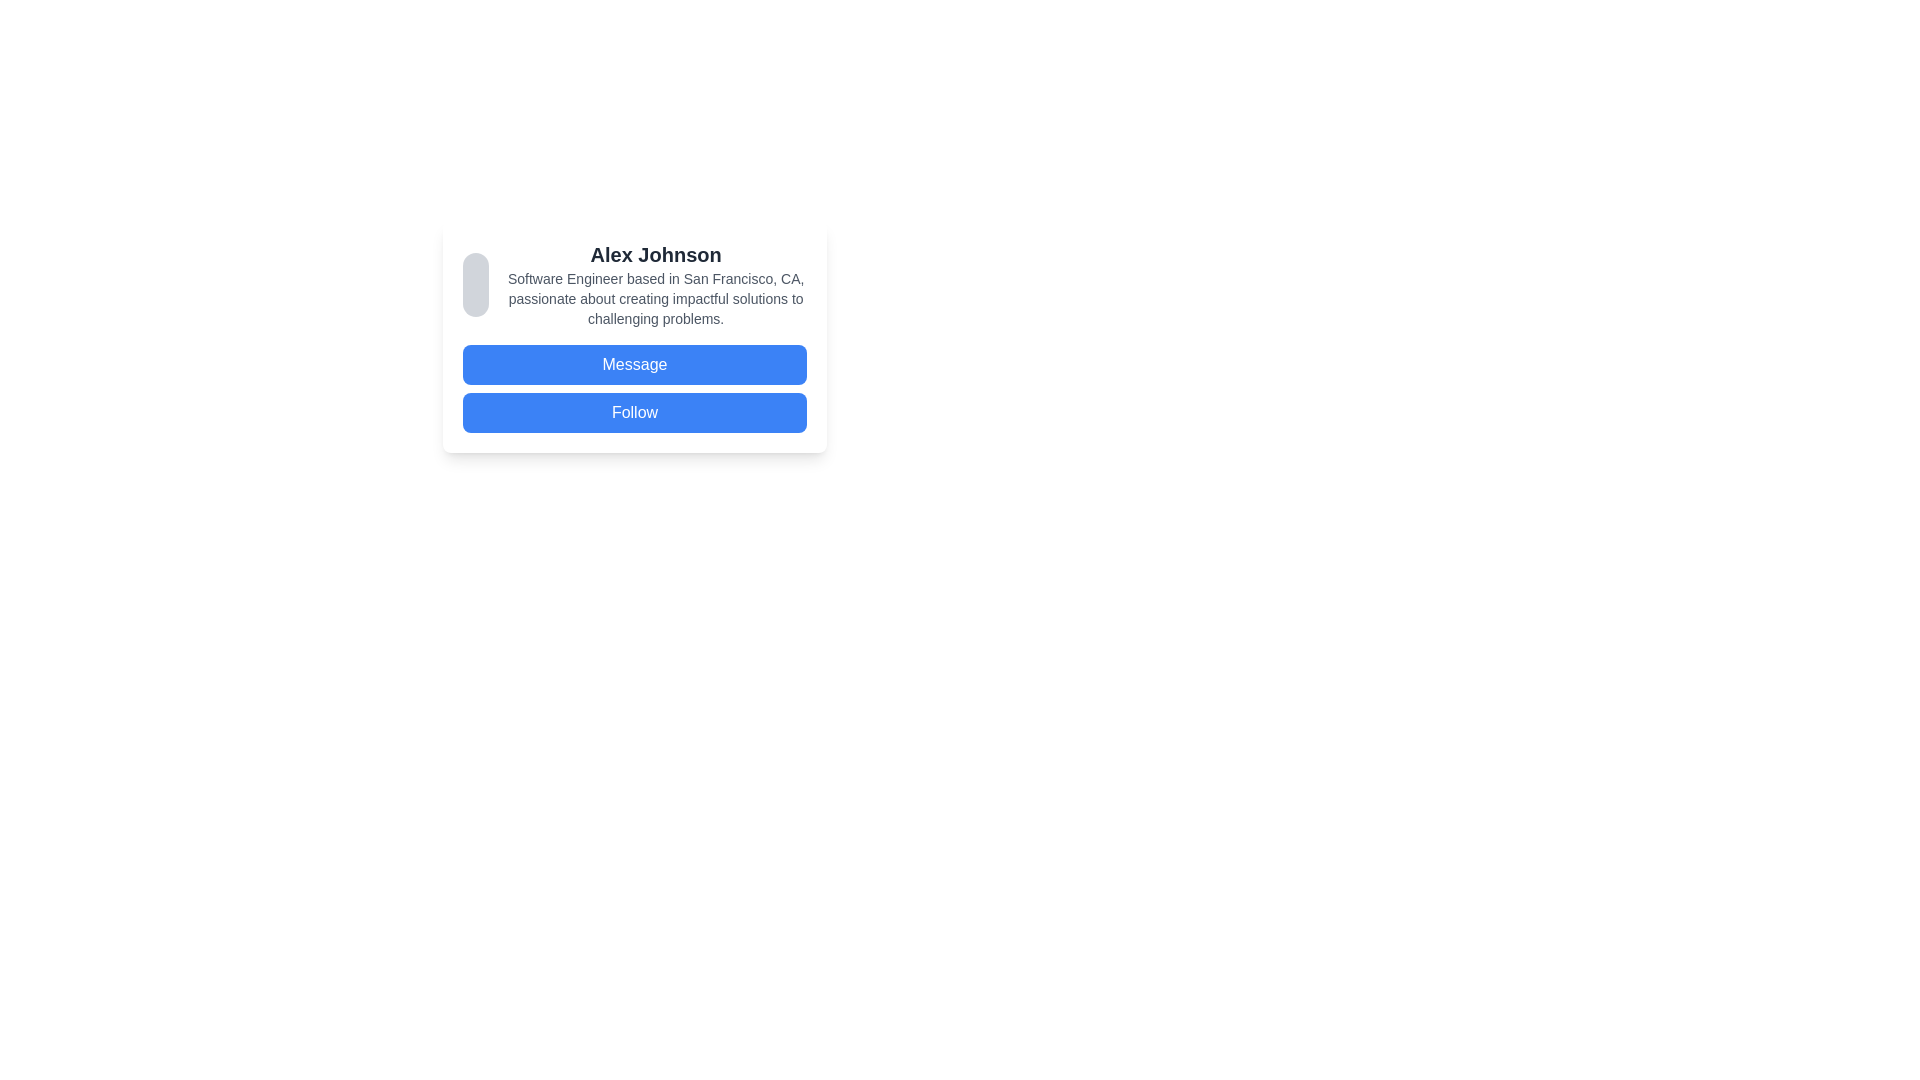 This screenshot has height=1080, width=1920. What do you see at coordinates (633, 365) in the screenshot?
I see `the 'Message' button, which is a horizontally aligned button with a blue background and white text, to observe the visual change` at bounding box center [633, 365].